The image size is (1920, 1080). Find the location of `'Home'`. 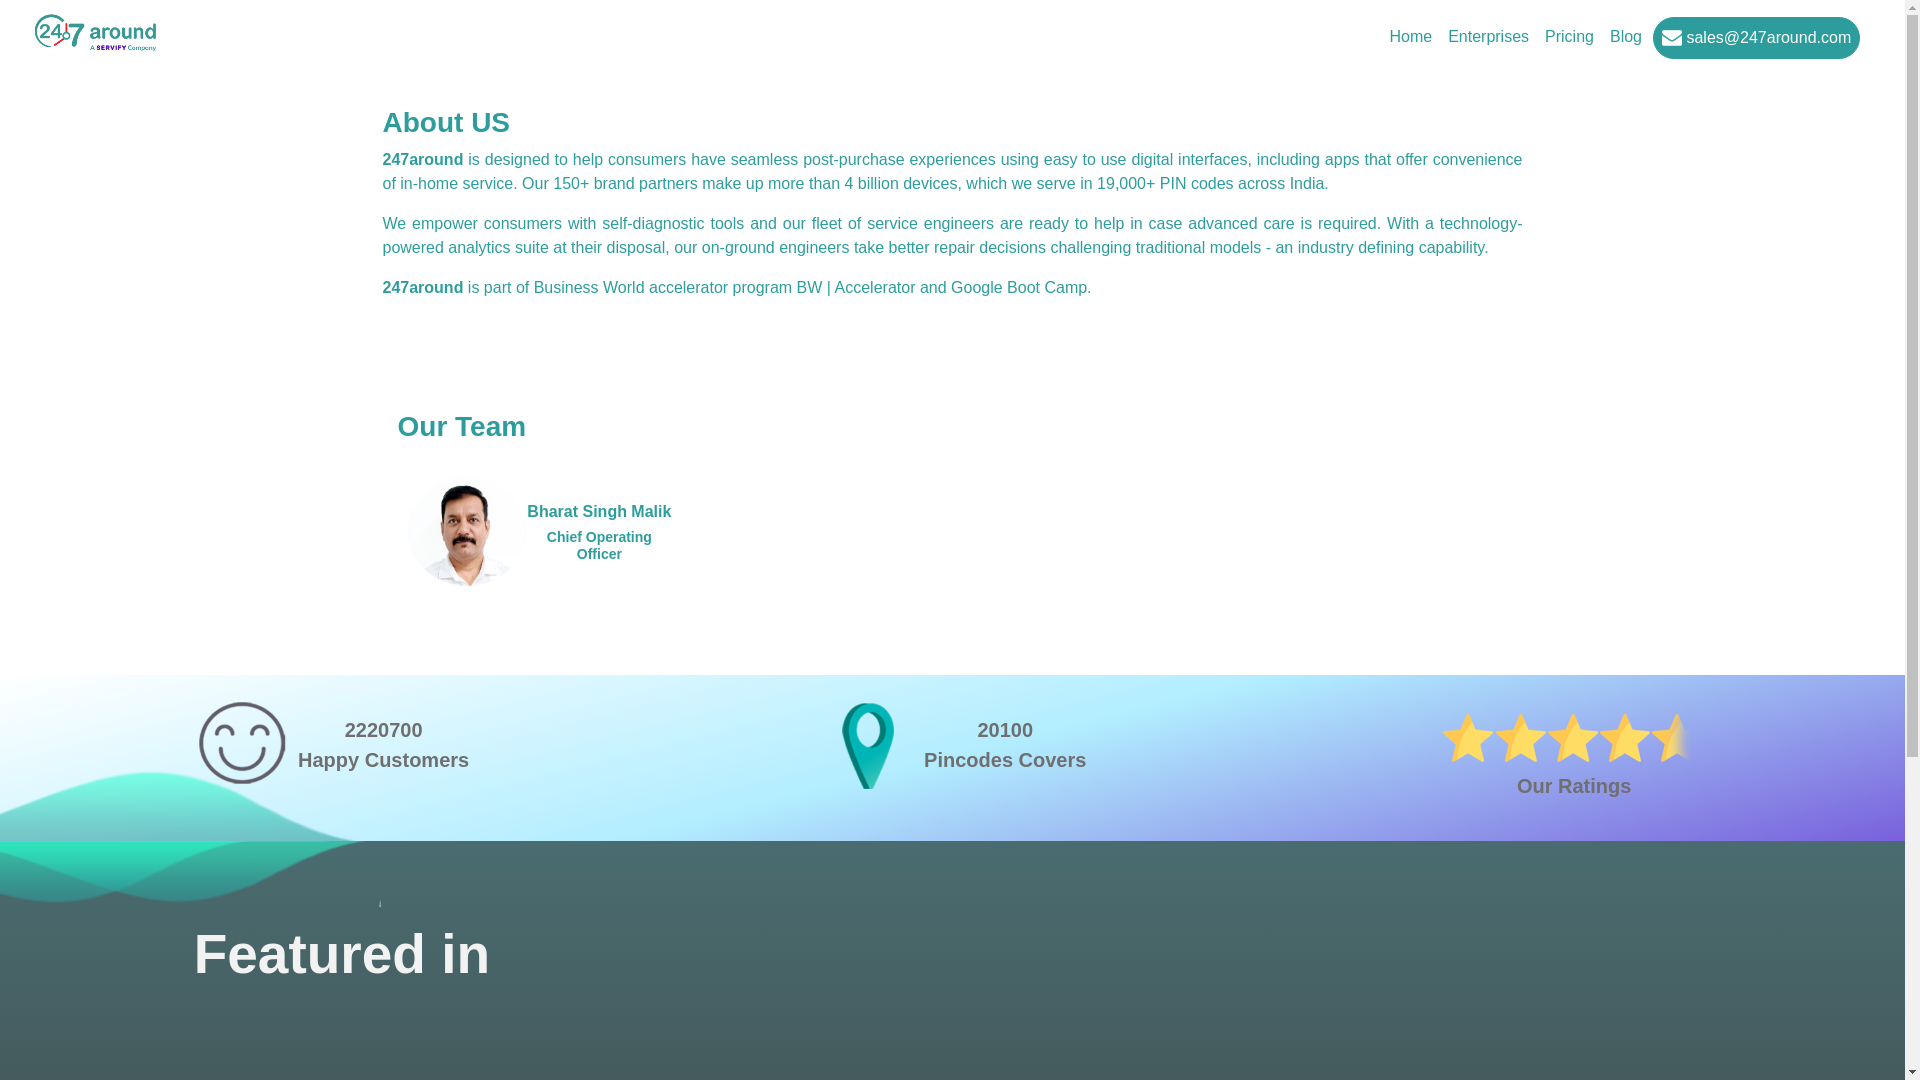

'Home' is located at coordinates (1409, 37).